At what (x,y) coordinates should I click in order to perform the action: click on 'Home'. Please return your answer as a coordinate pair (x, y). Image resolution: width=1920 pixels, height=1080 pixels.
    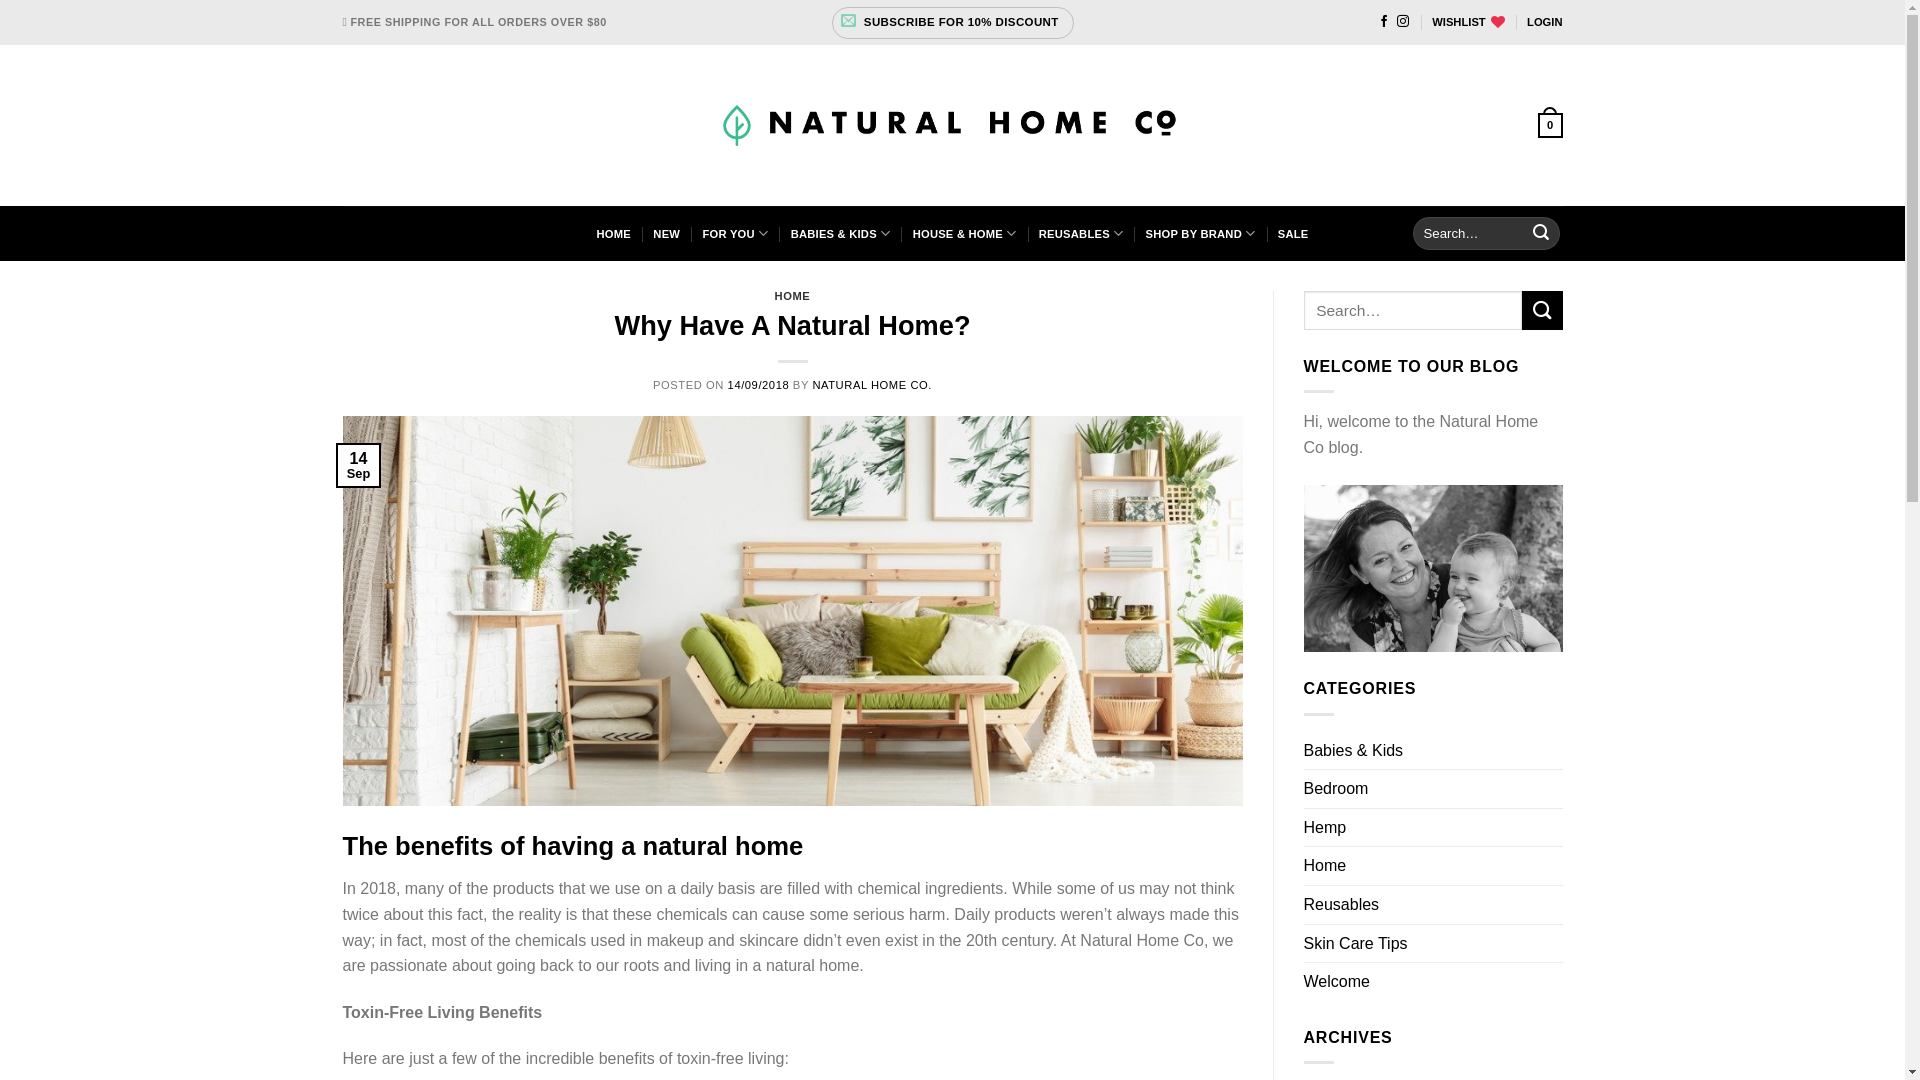
    Looking at the image, I should click on (1304, 865).